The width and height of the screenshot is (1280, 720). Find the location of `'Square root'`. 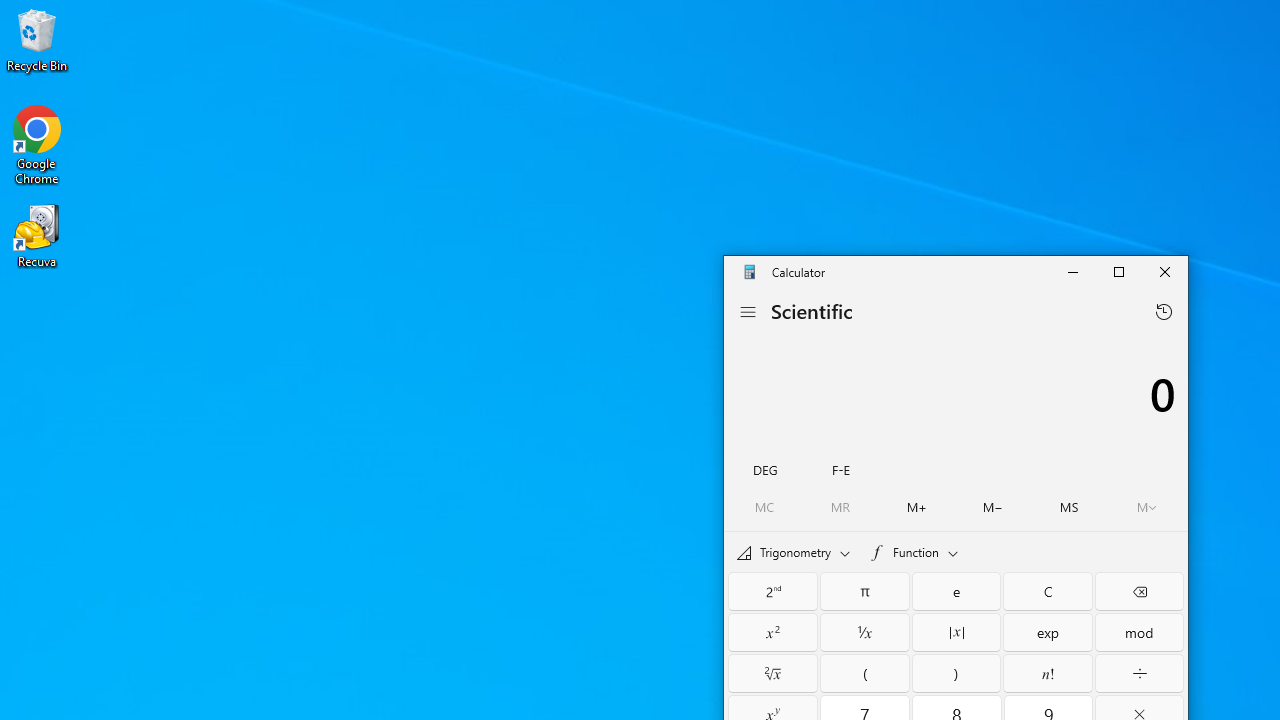

'Square root' is located at coordinates (772, 673).